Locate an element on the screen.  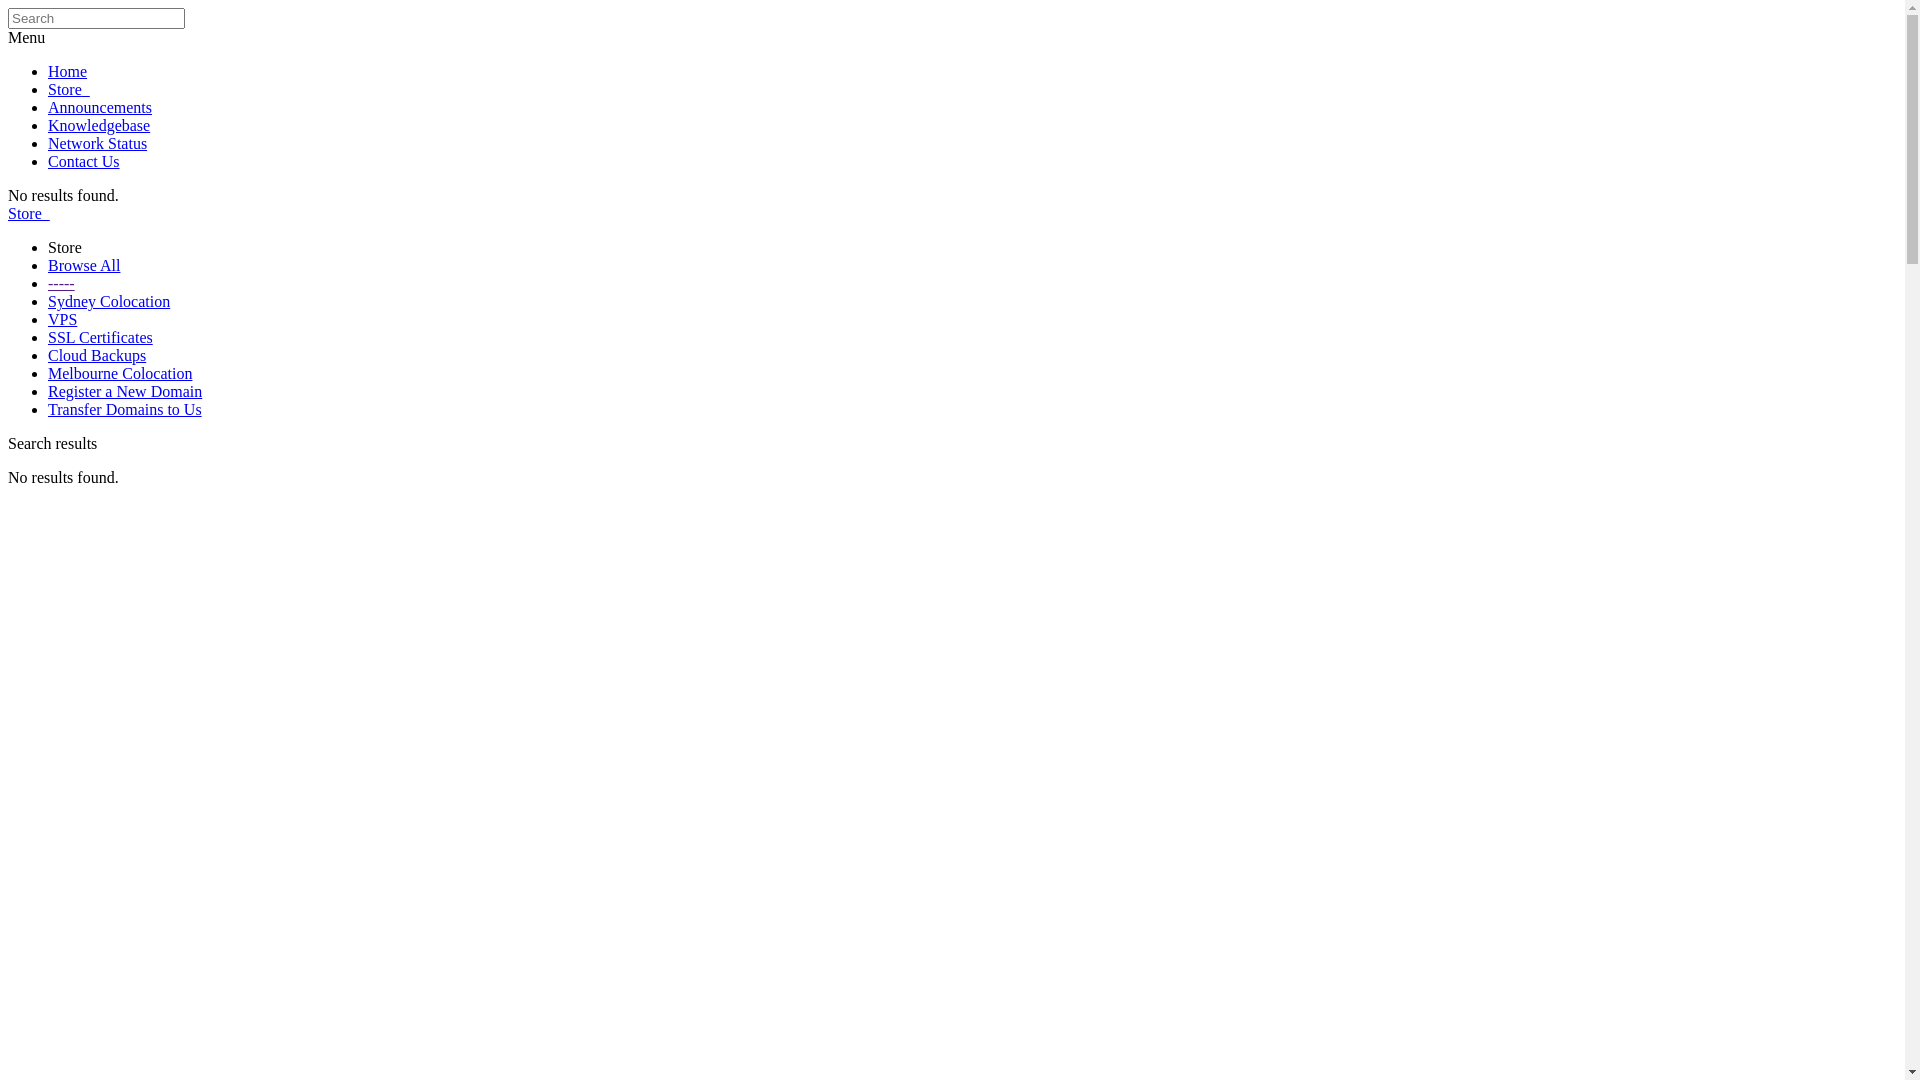
'Contact Us' is located at coordinates (48, 160).